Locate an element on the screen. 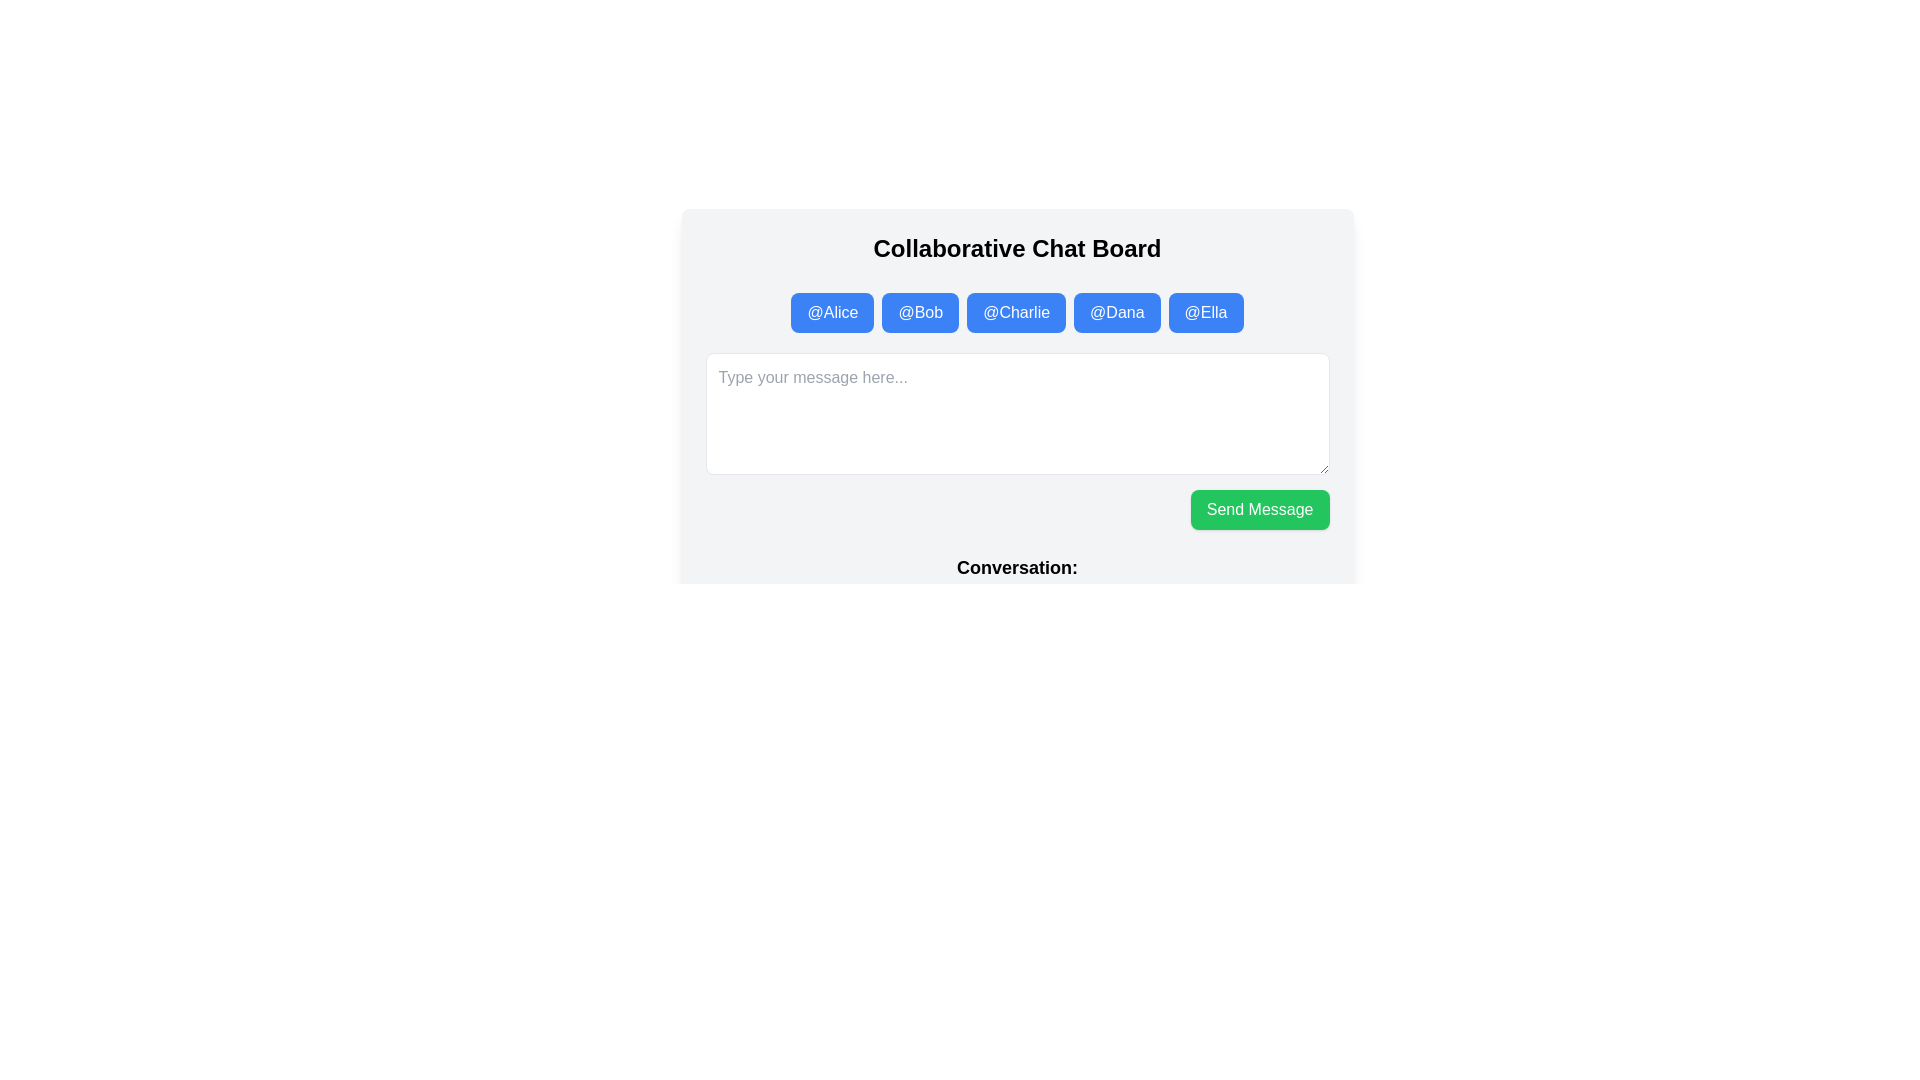 The width and height of the screenshot is (1920, 1080). the blue button labeled '@Dana' is located at coordinates (1116, 312).